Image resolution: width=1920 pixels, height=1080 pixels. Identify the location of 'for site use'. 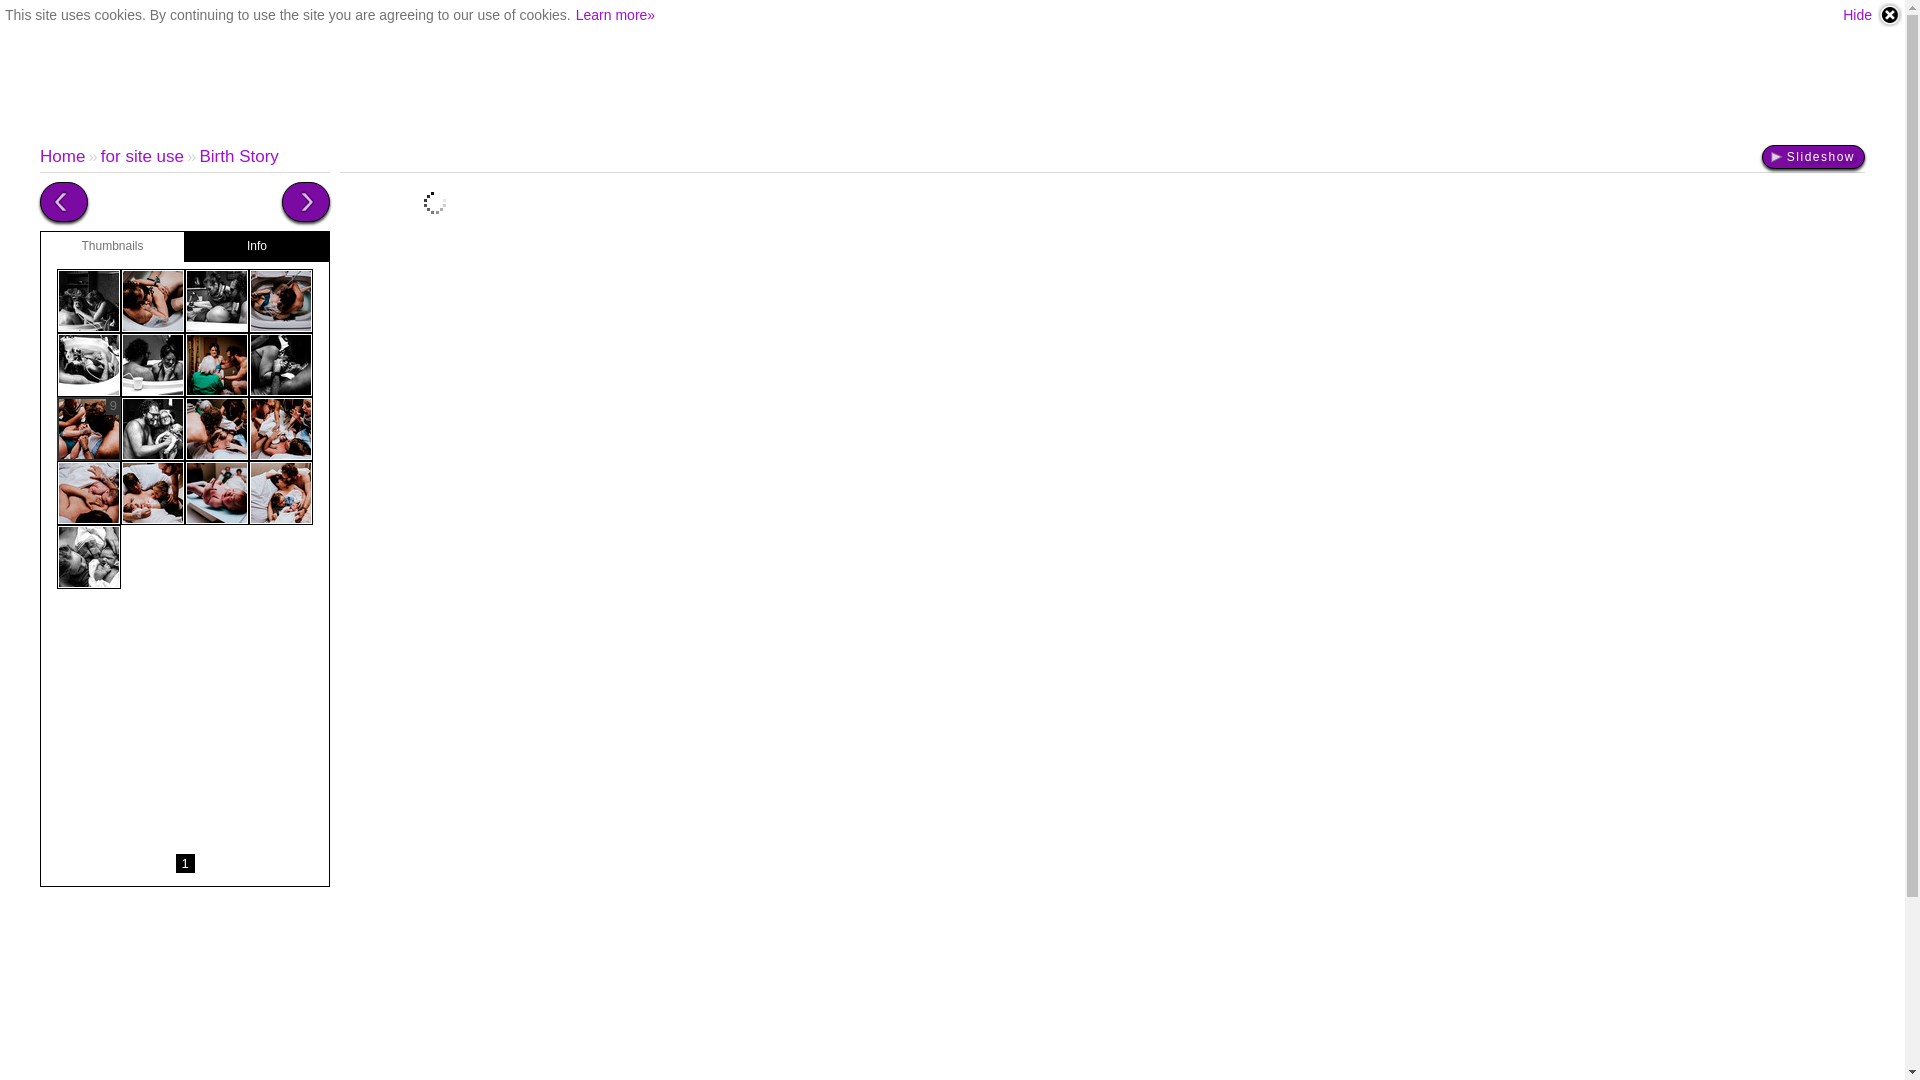
(99, 155).